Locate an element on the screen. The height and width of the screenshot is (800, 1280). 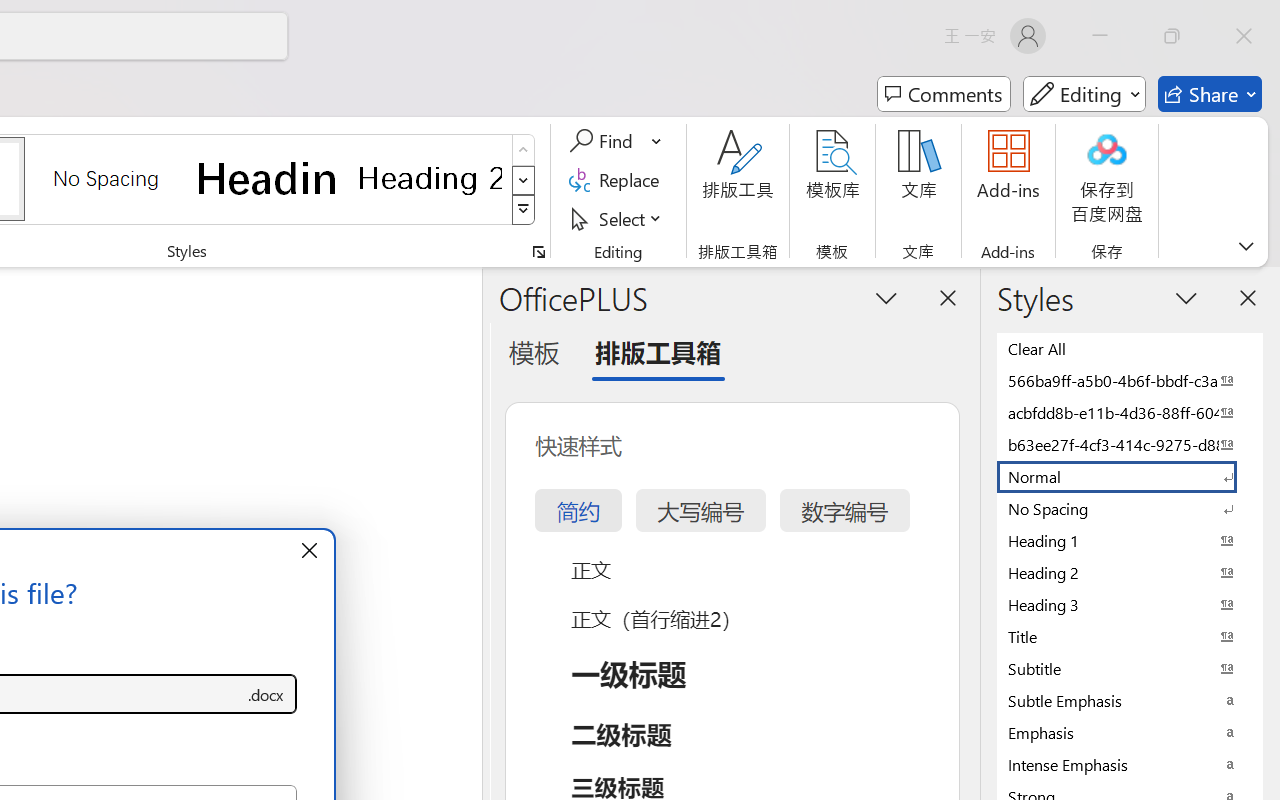
'Minimize' is located at coordinates (1099, 35).